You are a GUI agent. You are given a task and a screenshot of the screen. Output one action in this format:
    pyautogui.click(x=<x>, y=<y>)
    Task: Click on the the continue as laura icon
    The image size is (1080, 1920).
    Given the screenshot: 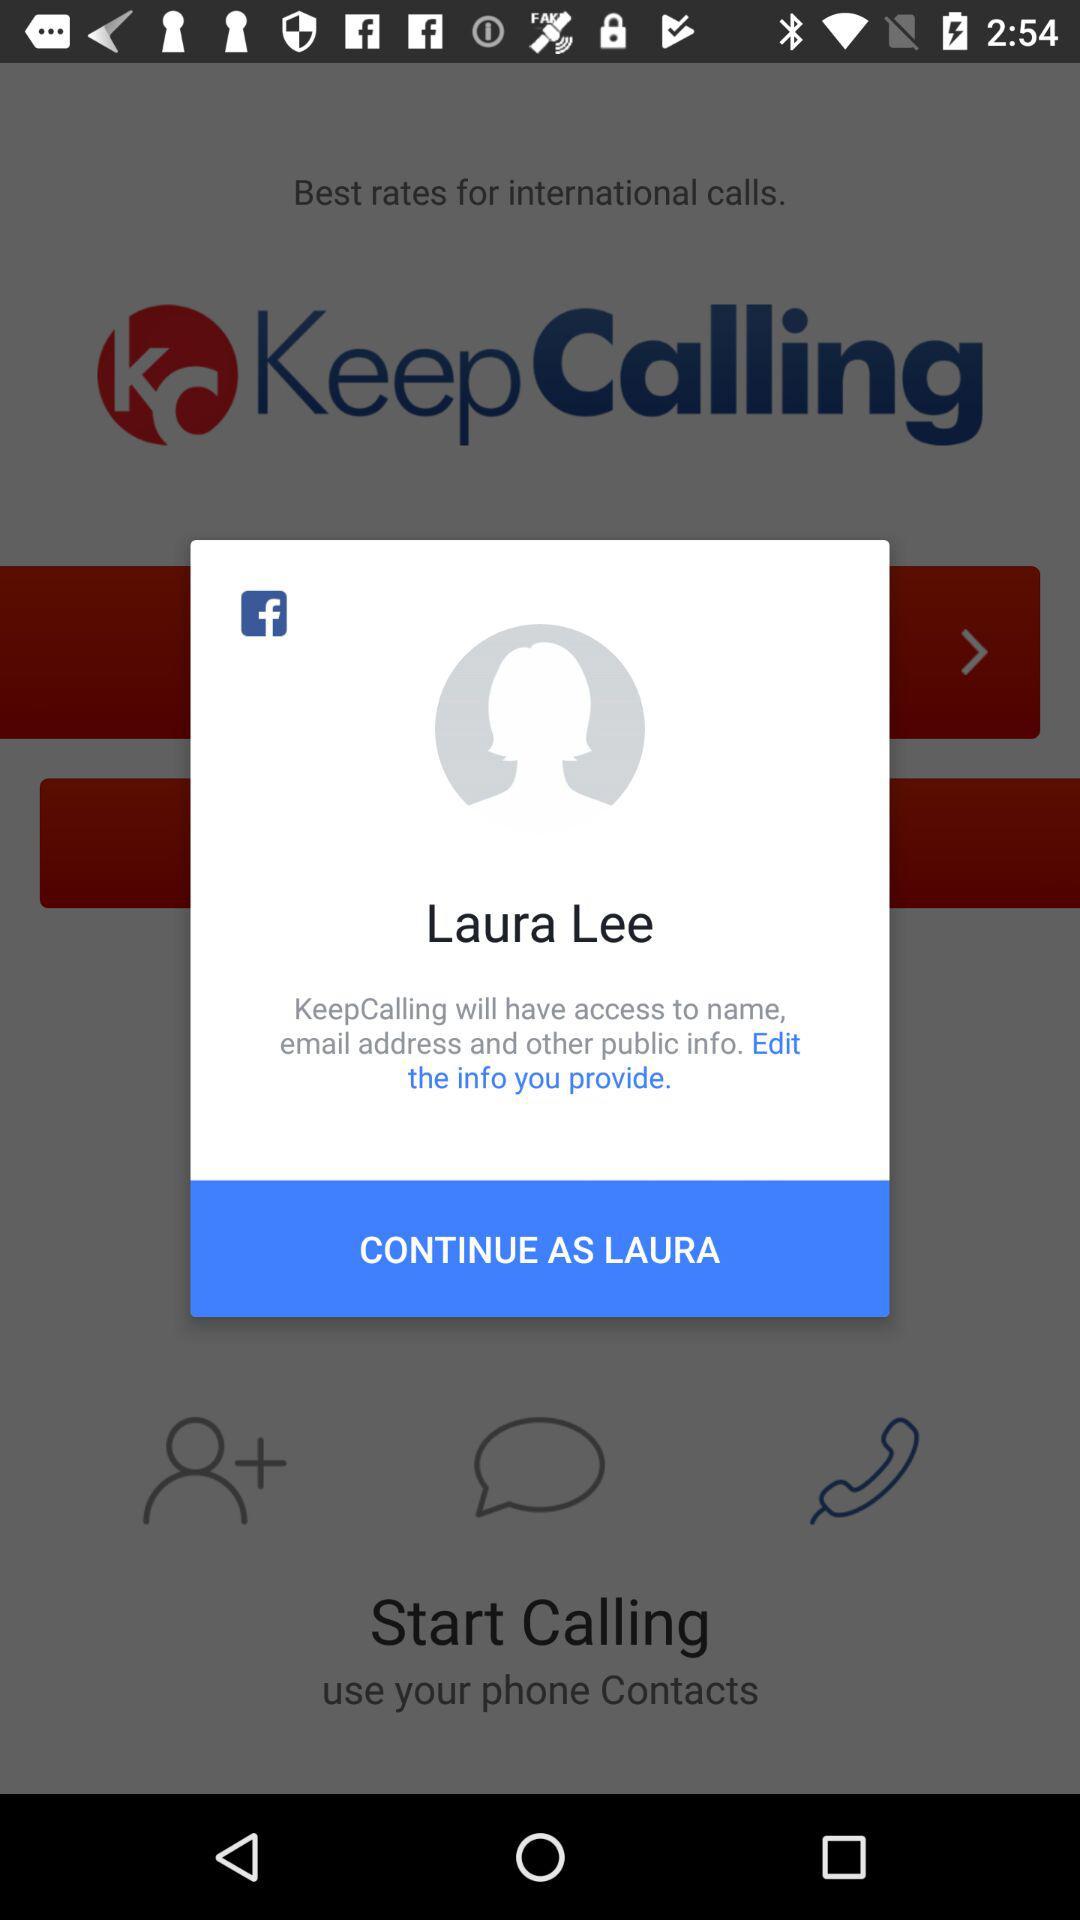 What is the action you would take?
    pyautogui.click(x=540, y=1247)
    